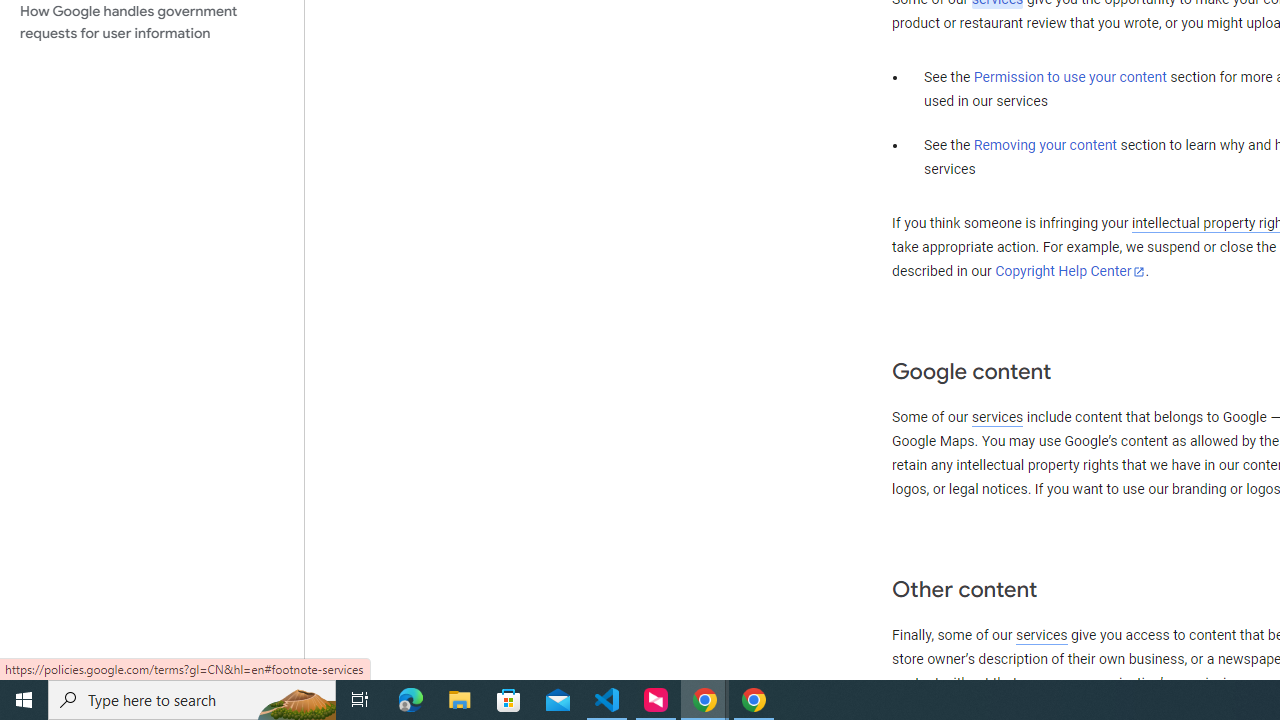 Image resolution: width=1280 pixels, height=720 pixels. What do you see at coordinates (1040, 635) in the screenshot?
I see `'services'` at bounding box center [1040, 635].